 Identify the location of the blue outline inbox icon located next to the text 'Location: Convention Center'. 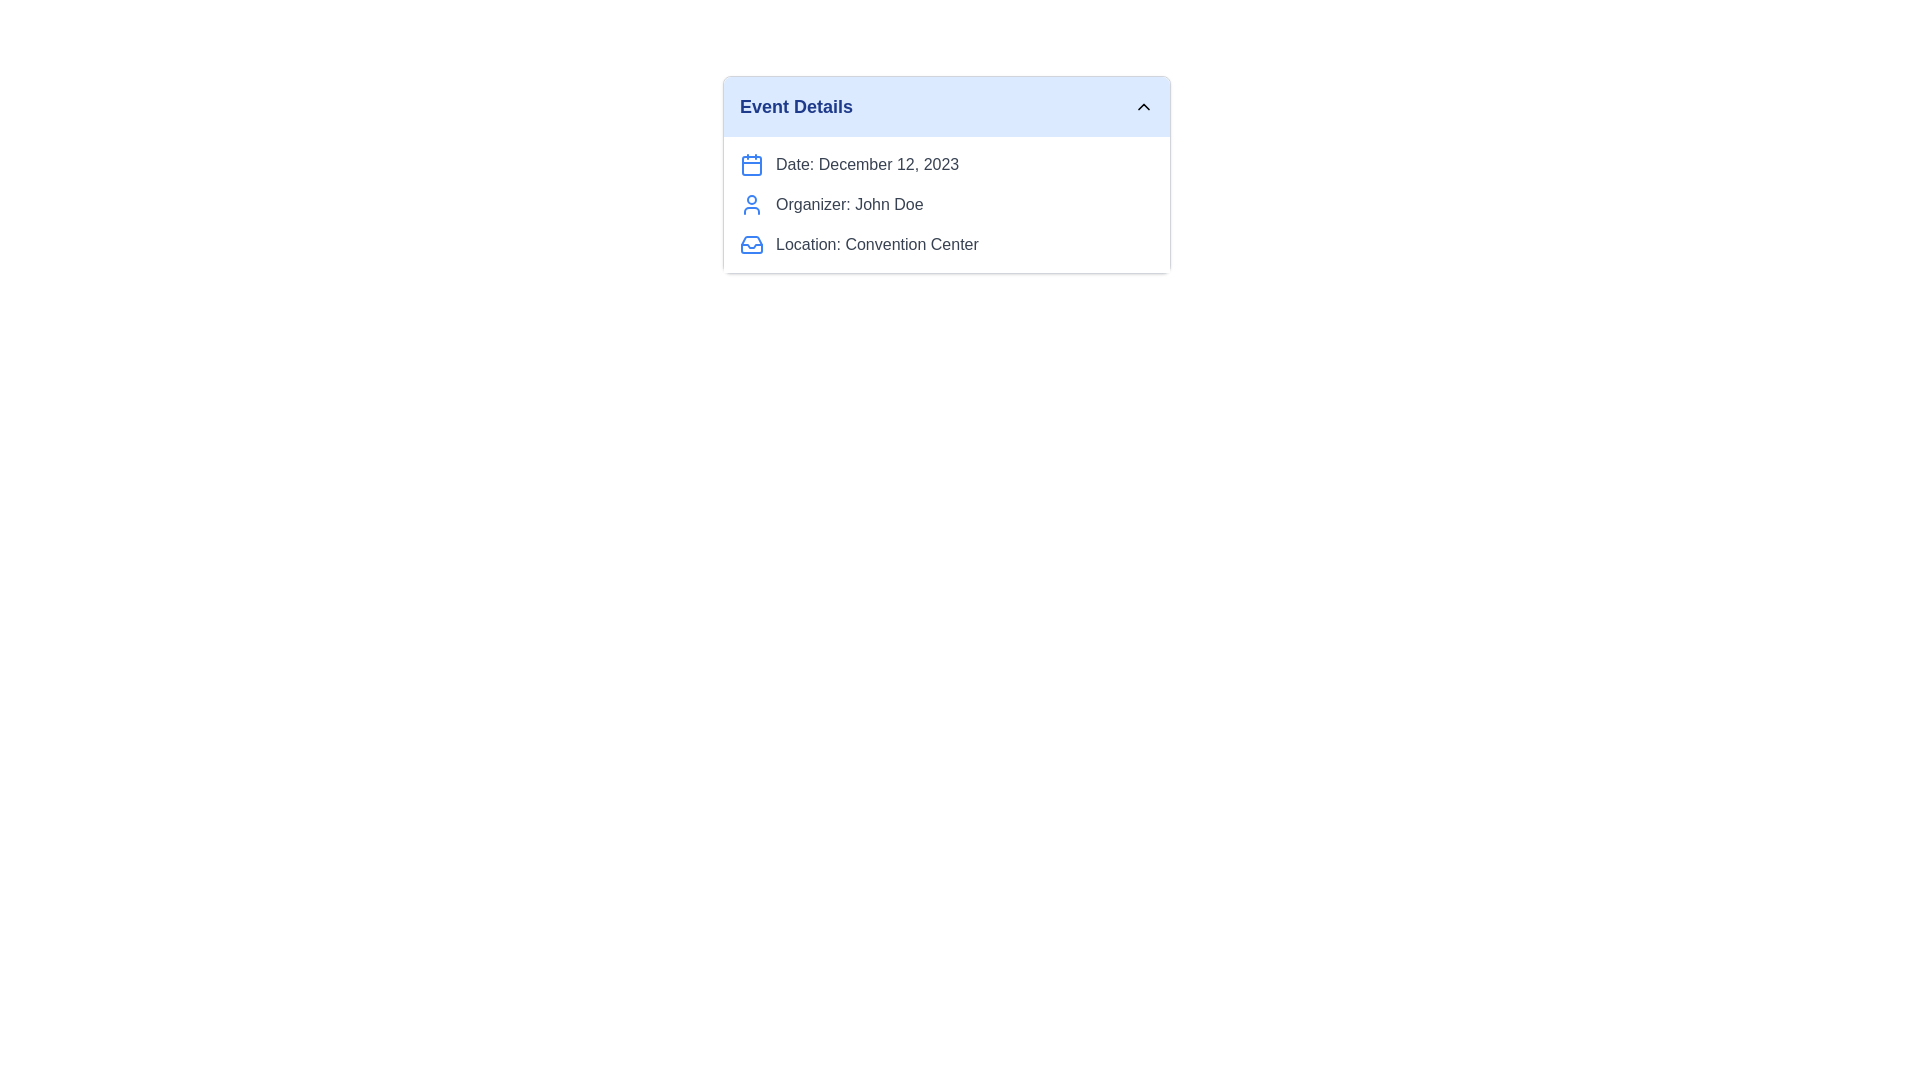
(751, 244).